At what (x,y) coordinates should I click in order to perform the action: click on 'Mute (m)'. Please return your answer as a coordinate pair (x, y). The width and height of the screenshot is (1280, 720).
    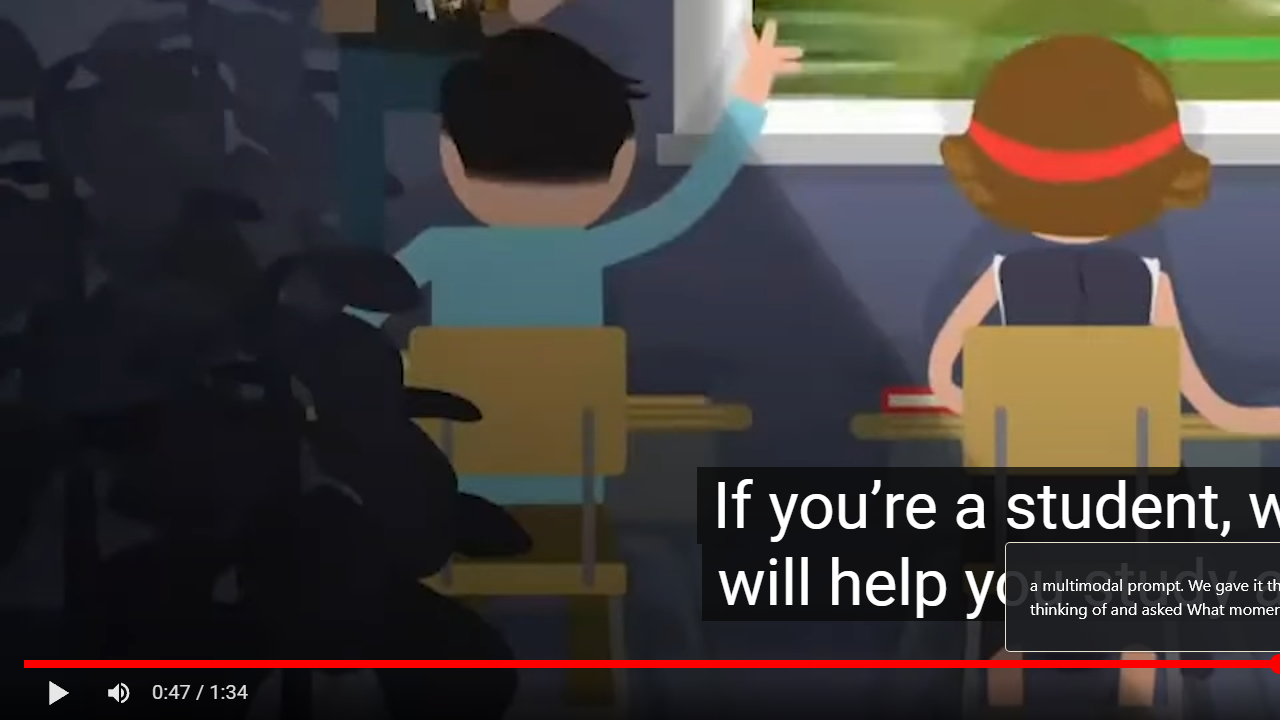
    Looking at the image, I should click on (119, 692).